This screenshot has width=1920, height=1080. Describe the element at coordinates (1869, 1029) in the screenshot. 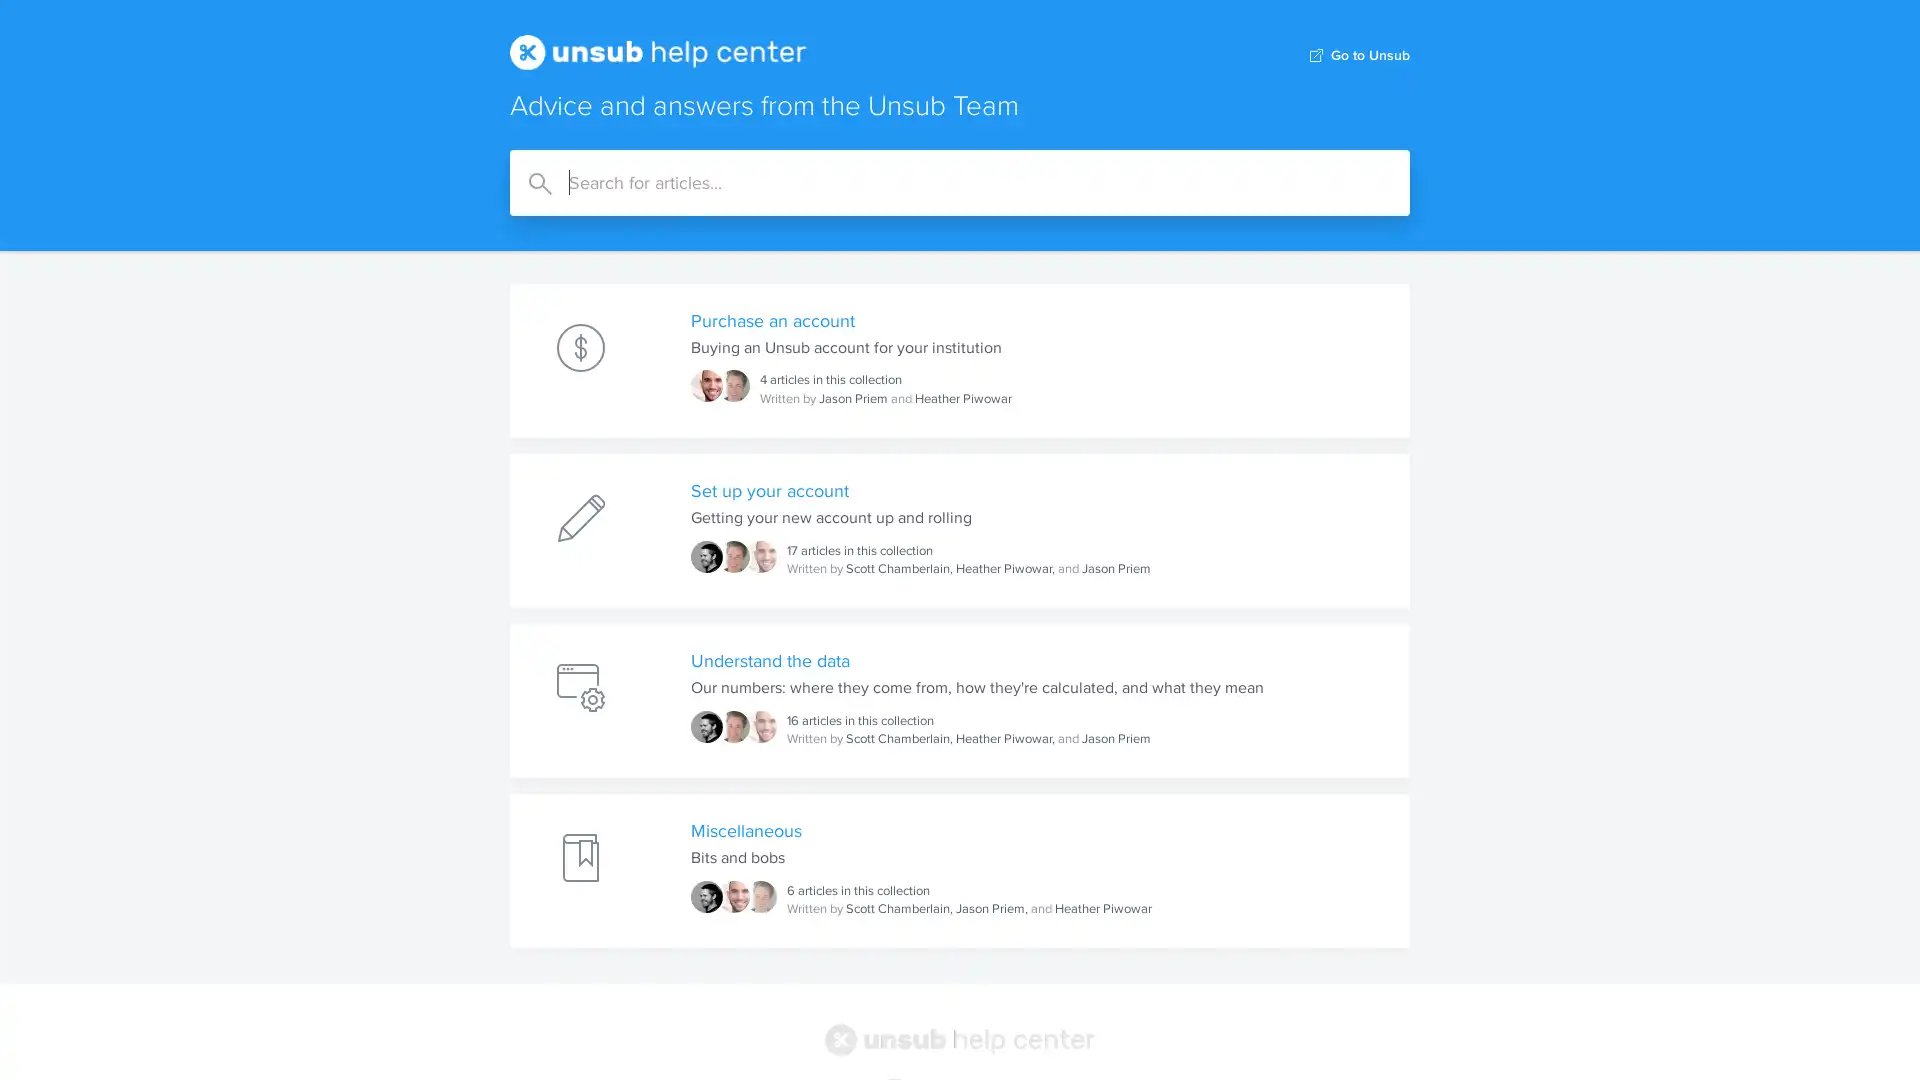

I see `Open Intercom Messenger` at that location.